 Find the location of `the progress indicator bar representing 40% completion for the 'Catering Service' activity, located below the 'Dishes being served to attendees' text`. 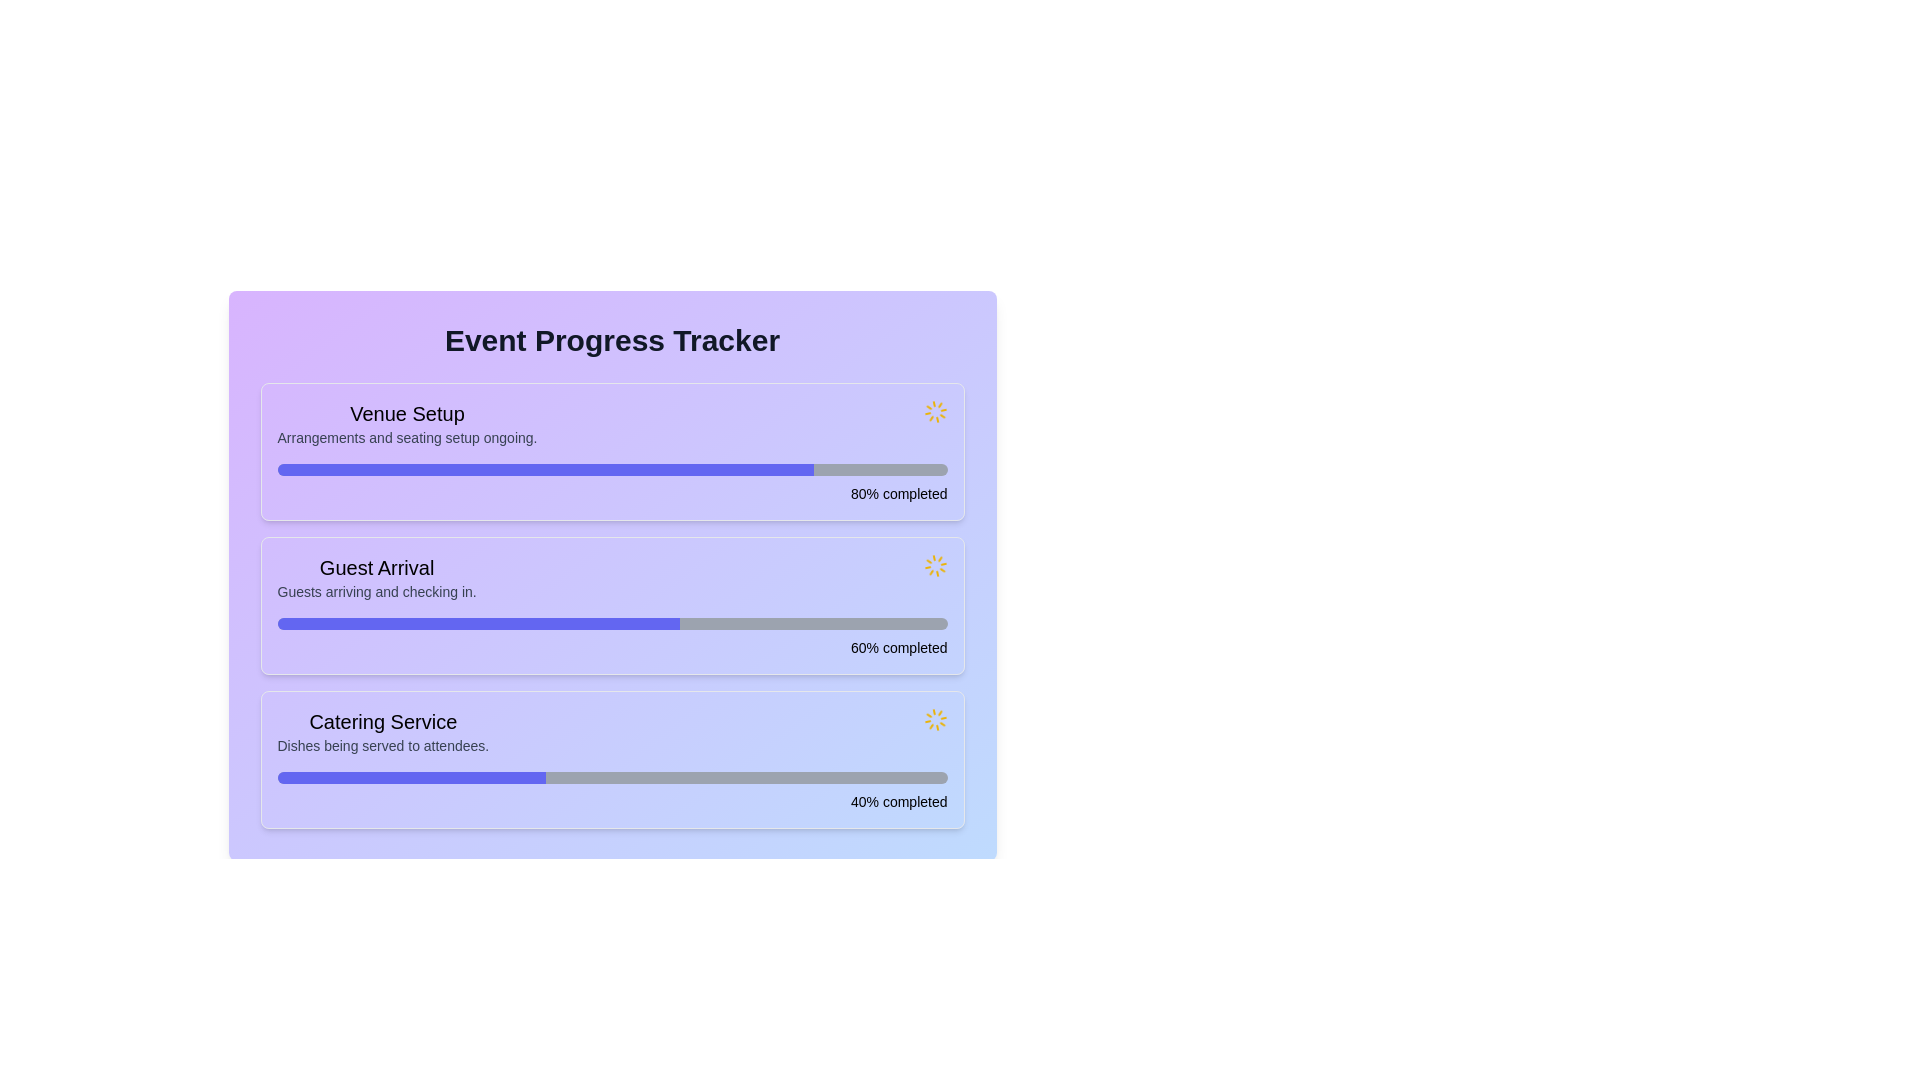

the progress indicator bar representing 40% completion for the 'Catering Service' activity, located below the 'Dishes being served to attendees' text is located at coordinates (410, 777).